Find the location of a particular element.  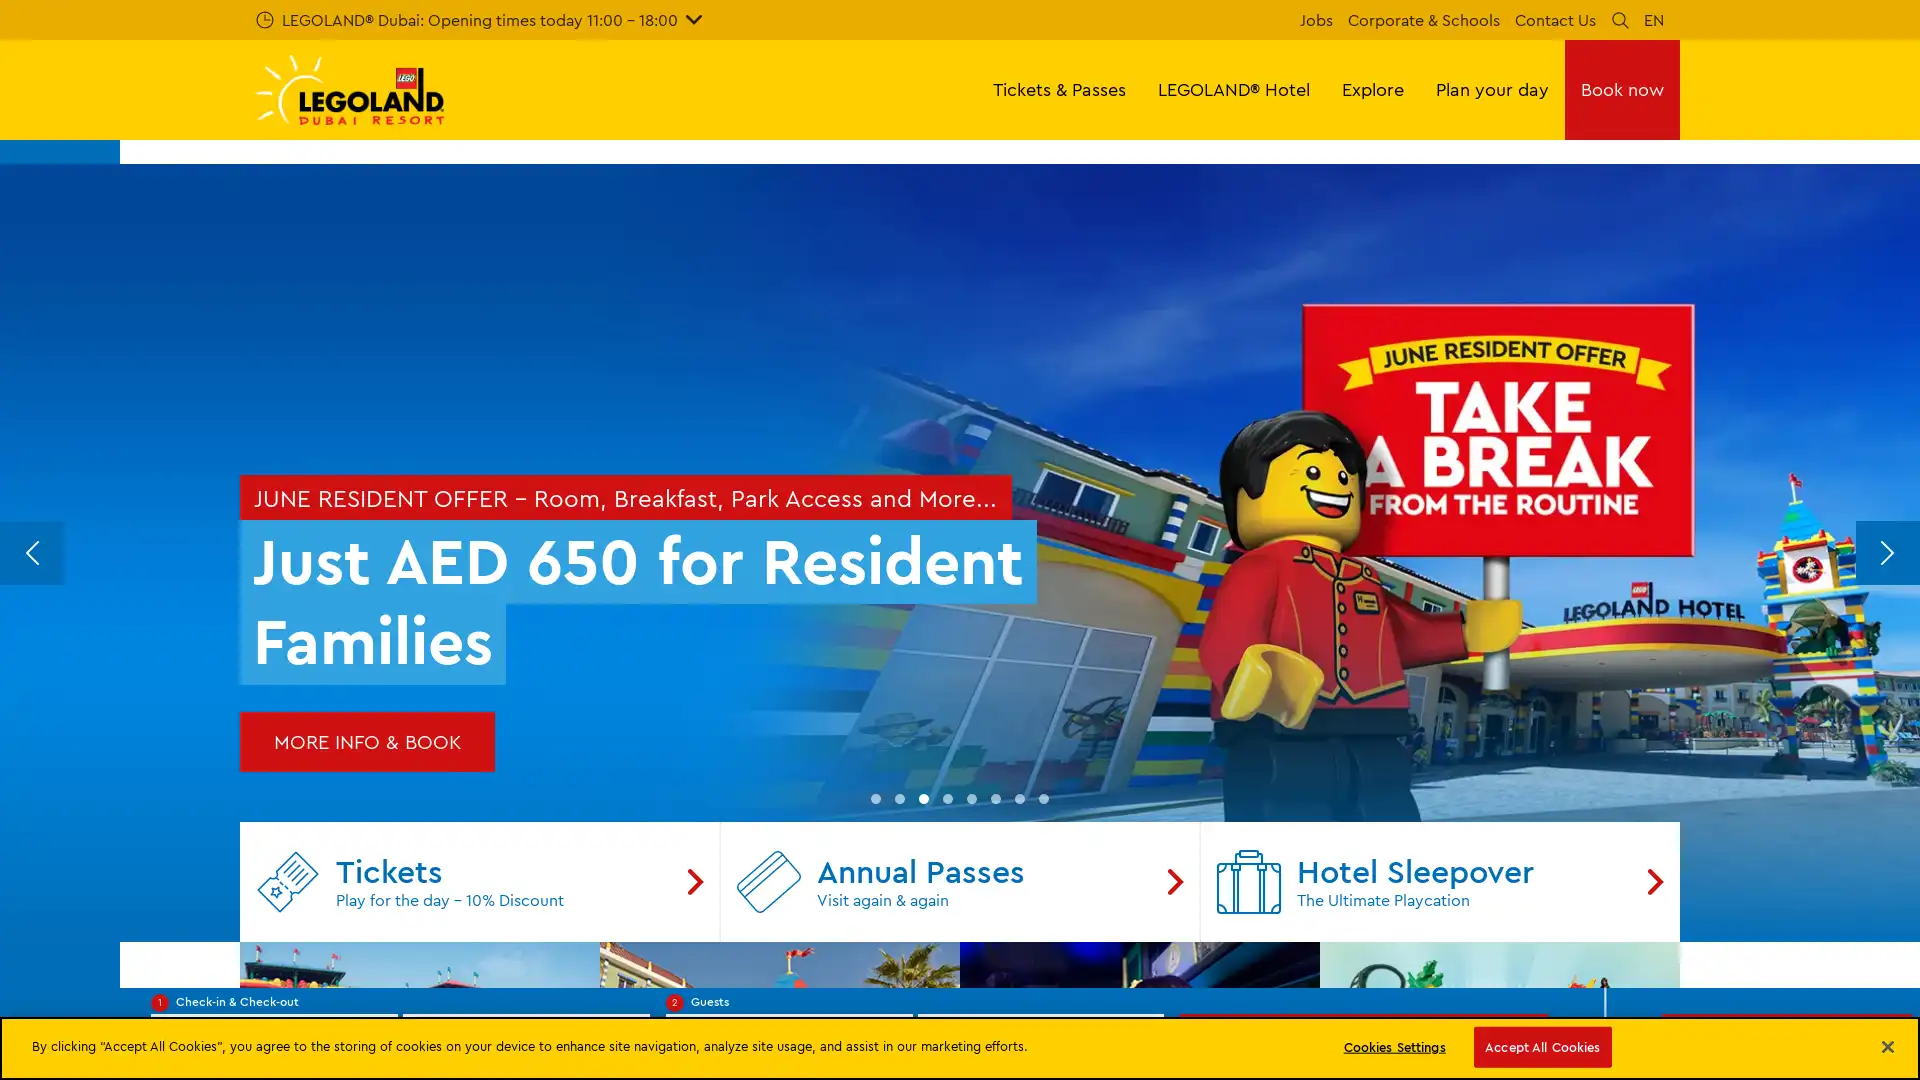

Tickets & Passes is located at coordinates (1058, 88).